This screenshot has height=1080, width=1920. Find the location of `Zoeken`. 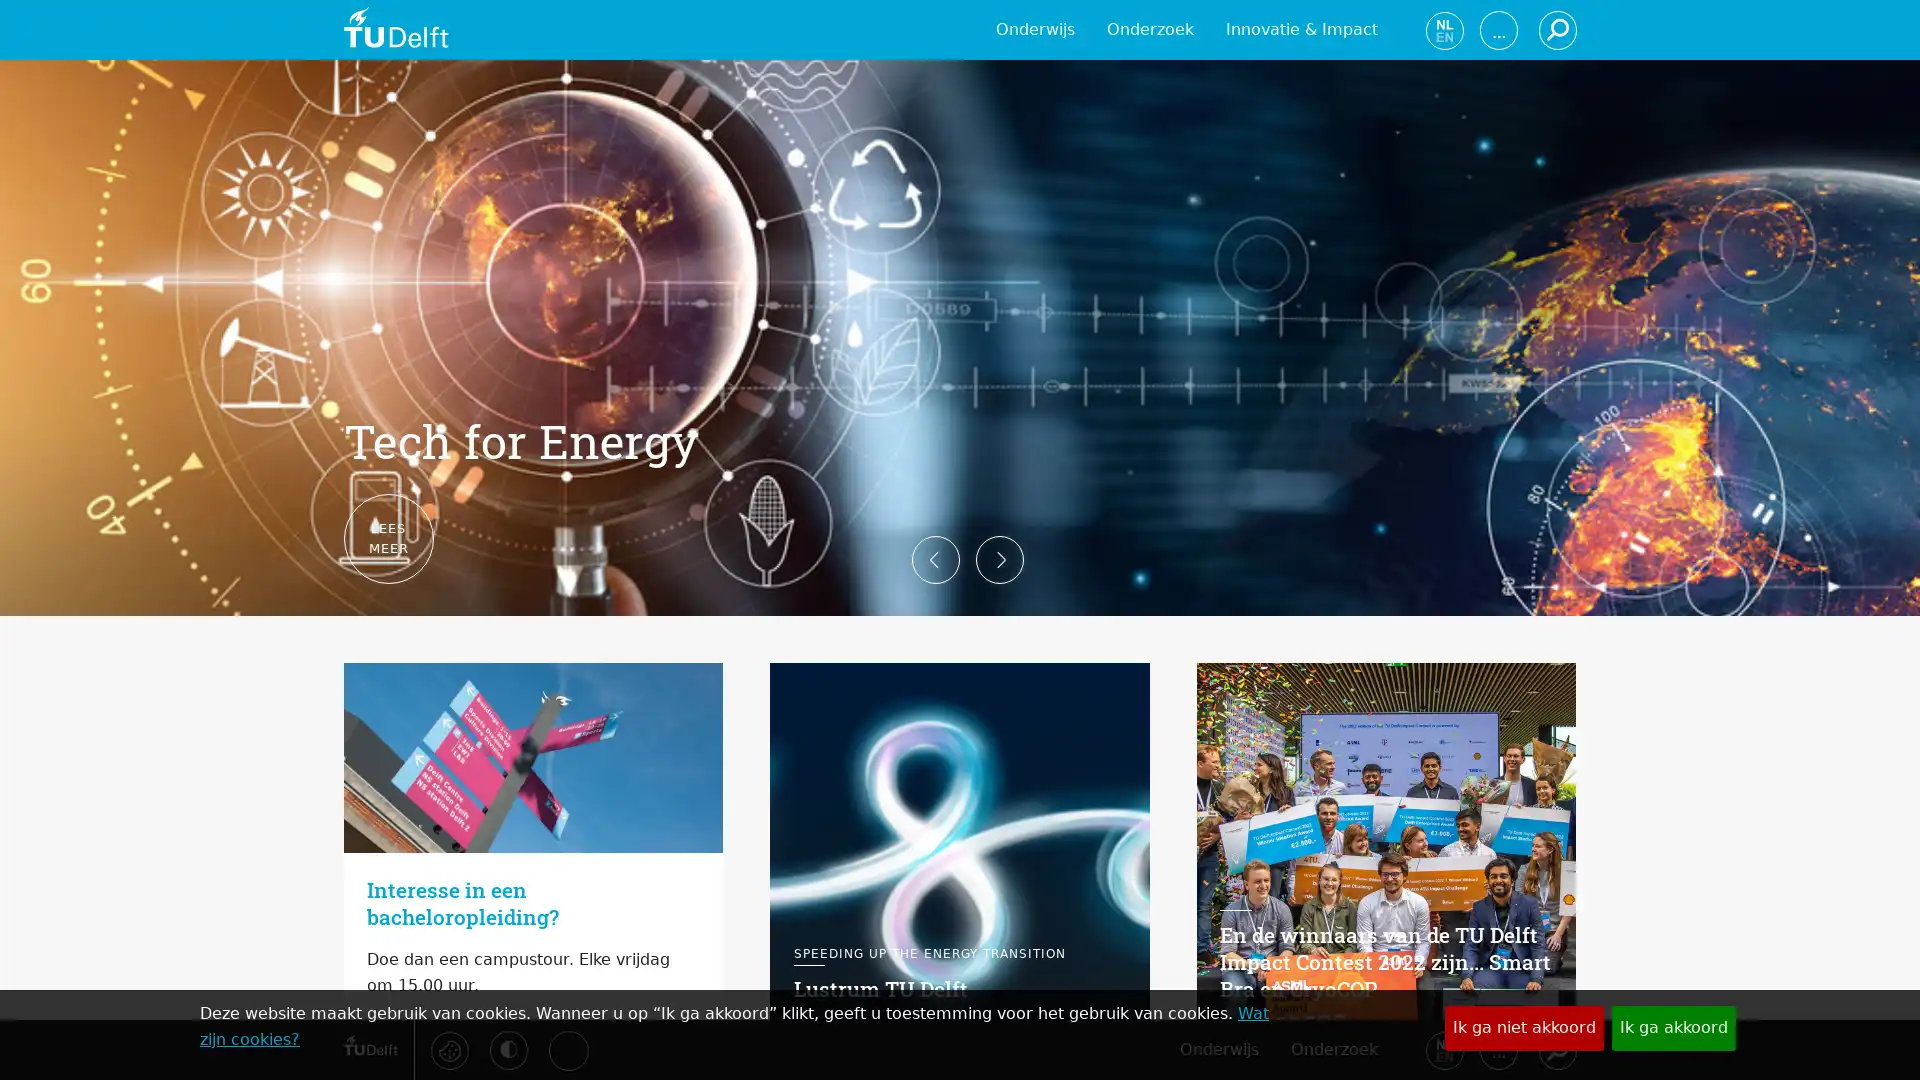

Zoeken is located at coordinates (1555, 1048).